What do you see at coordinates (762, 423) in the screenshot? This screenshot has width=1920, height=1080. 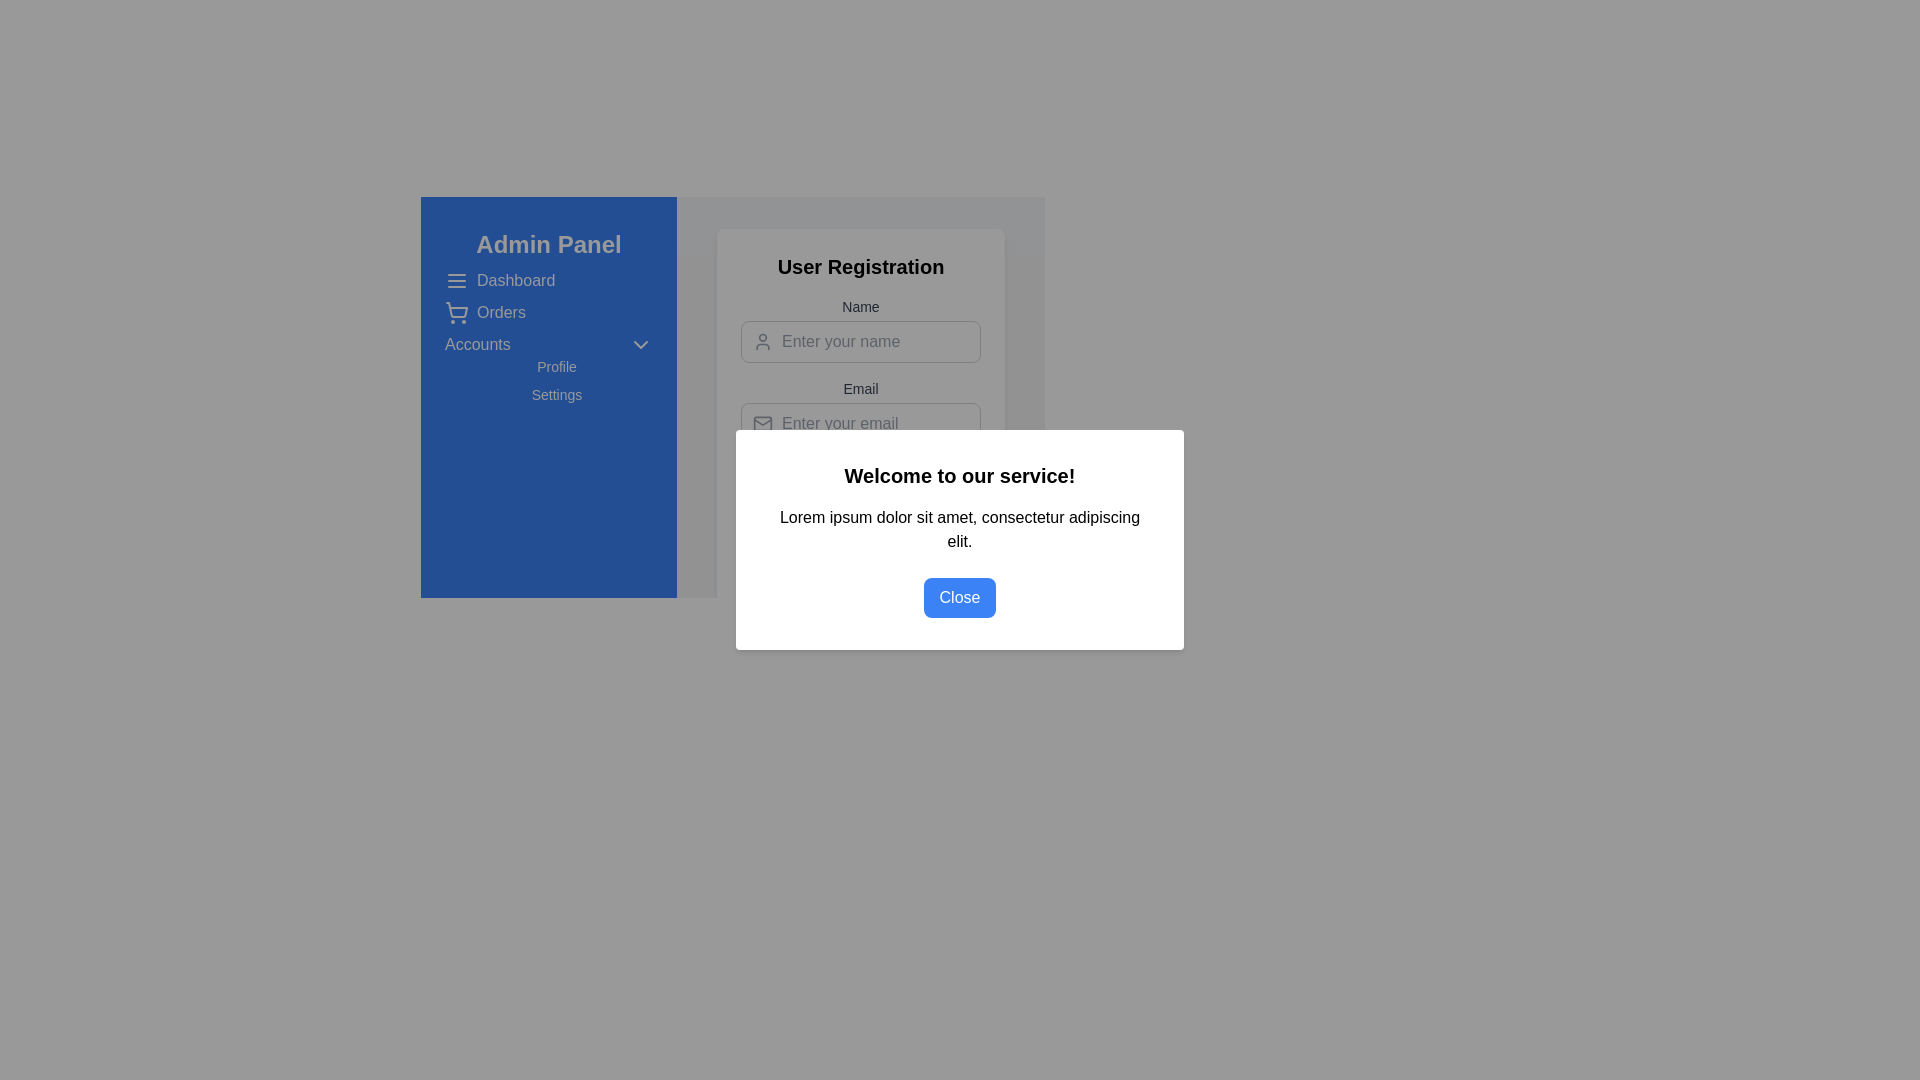 I see `the email input icon located to the left of the 'Enter your email' placeholder in the 'User Registration' section` at bounding box center [762, 423].